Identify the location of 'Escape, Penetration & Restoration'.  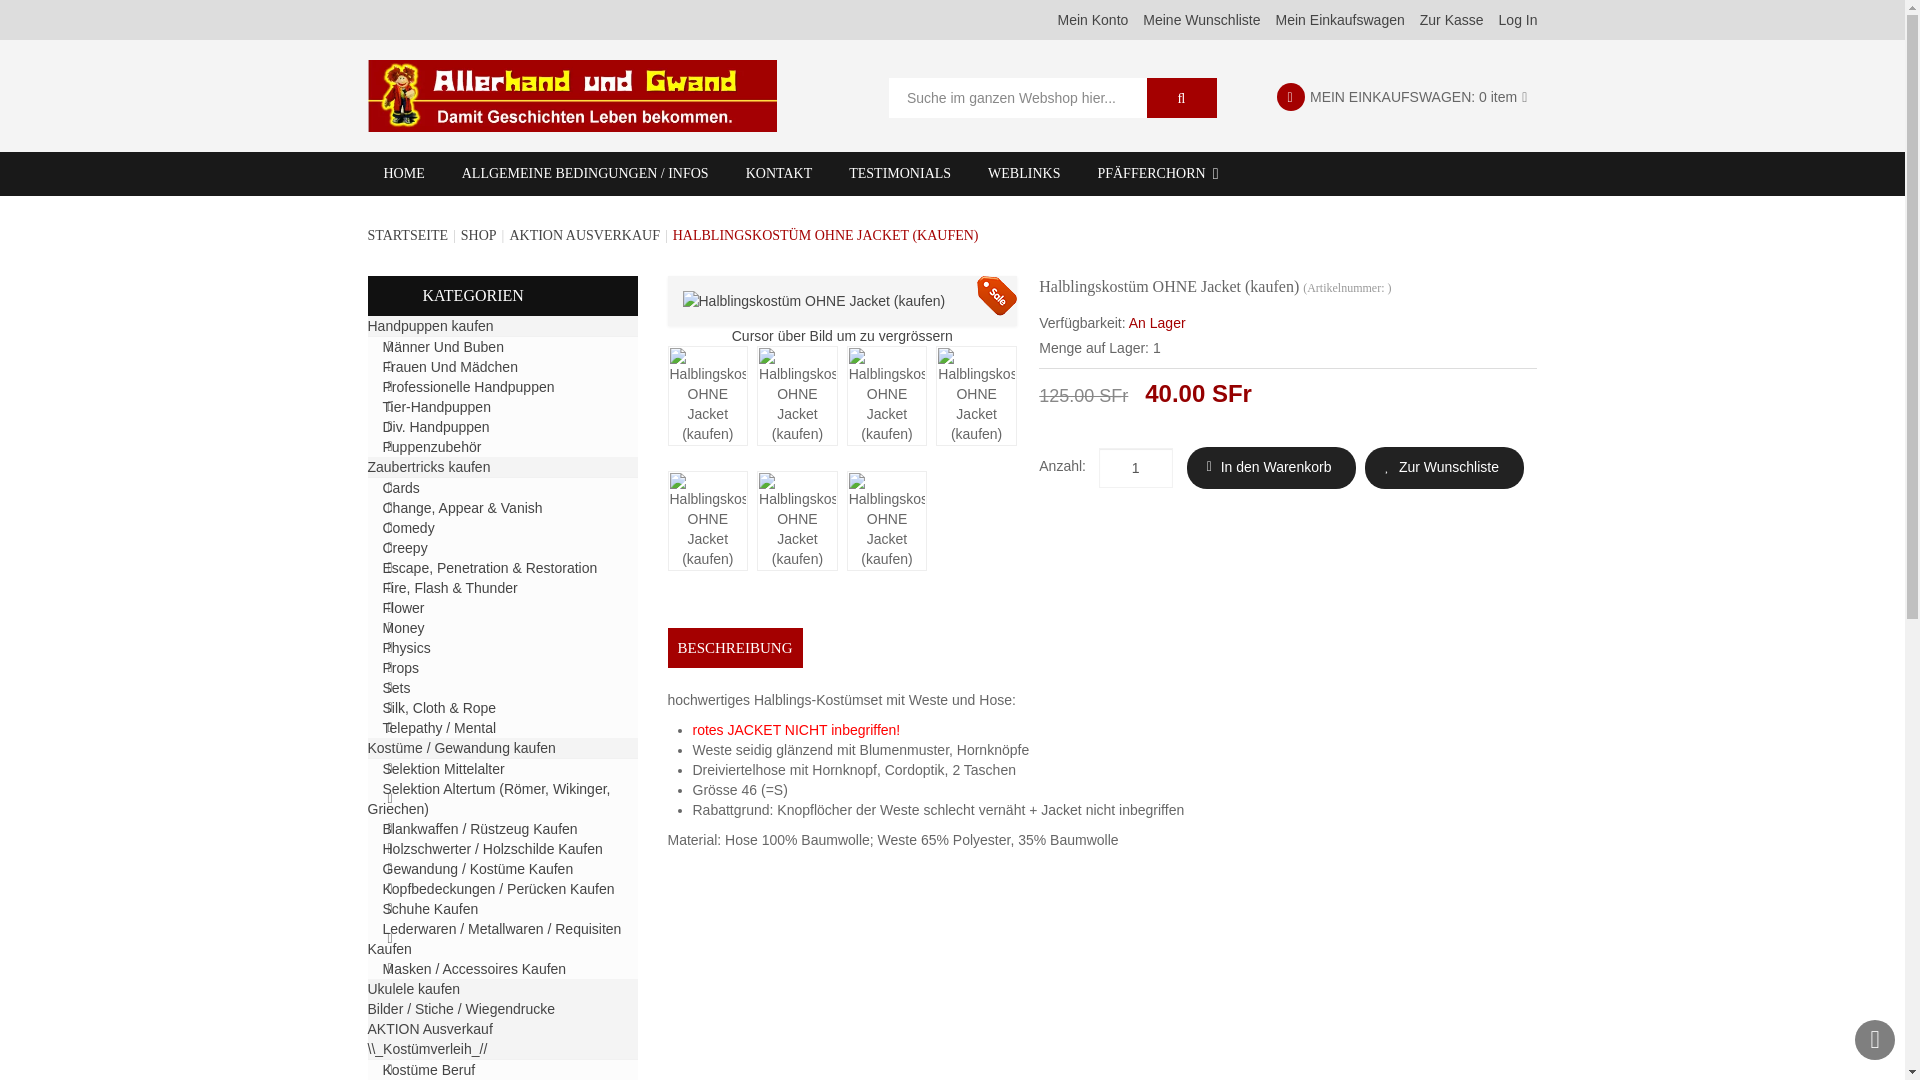
(489, 567).